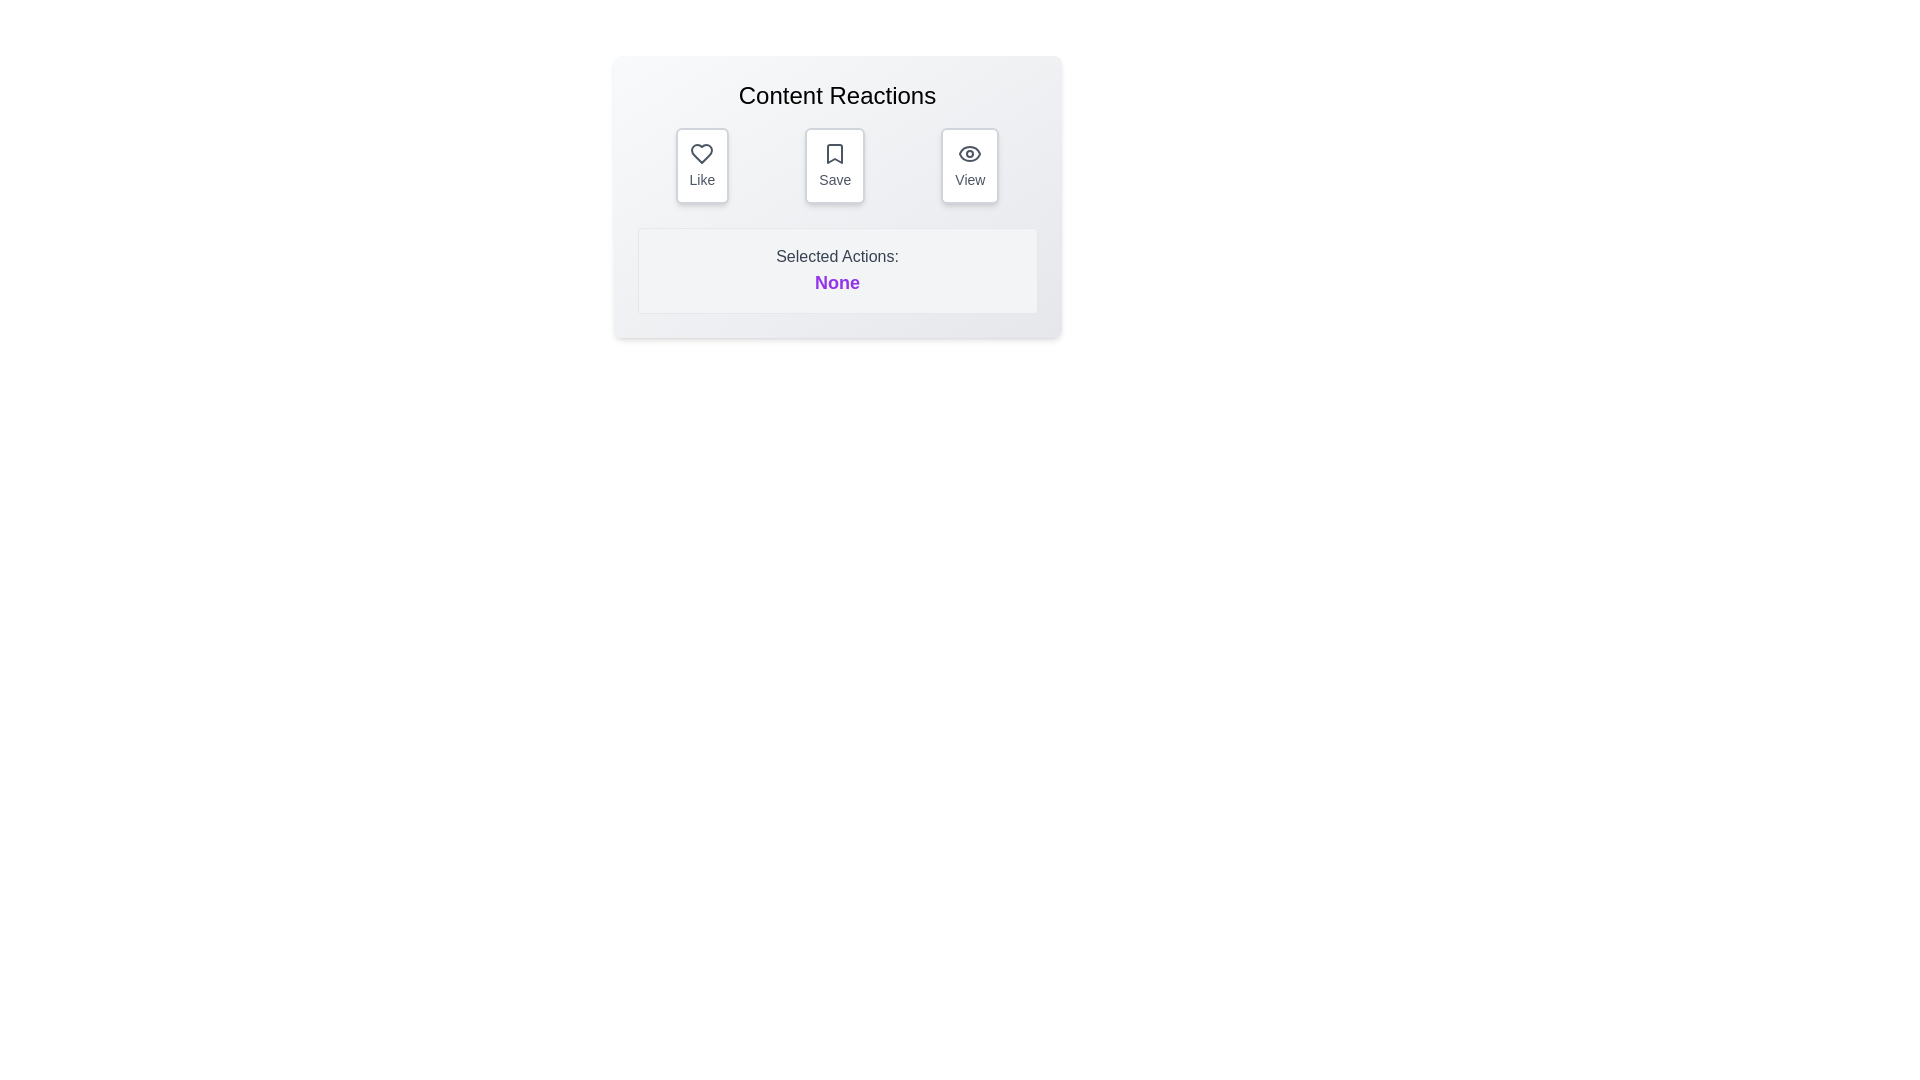 The height and width of the screenshot is (1080, 1920). Describe the element at coordinates (835, 164) in the screenshot. I see `the 'Save' button to toggle the 'Save' reaction` at that location.